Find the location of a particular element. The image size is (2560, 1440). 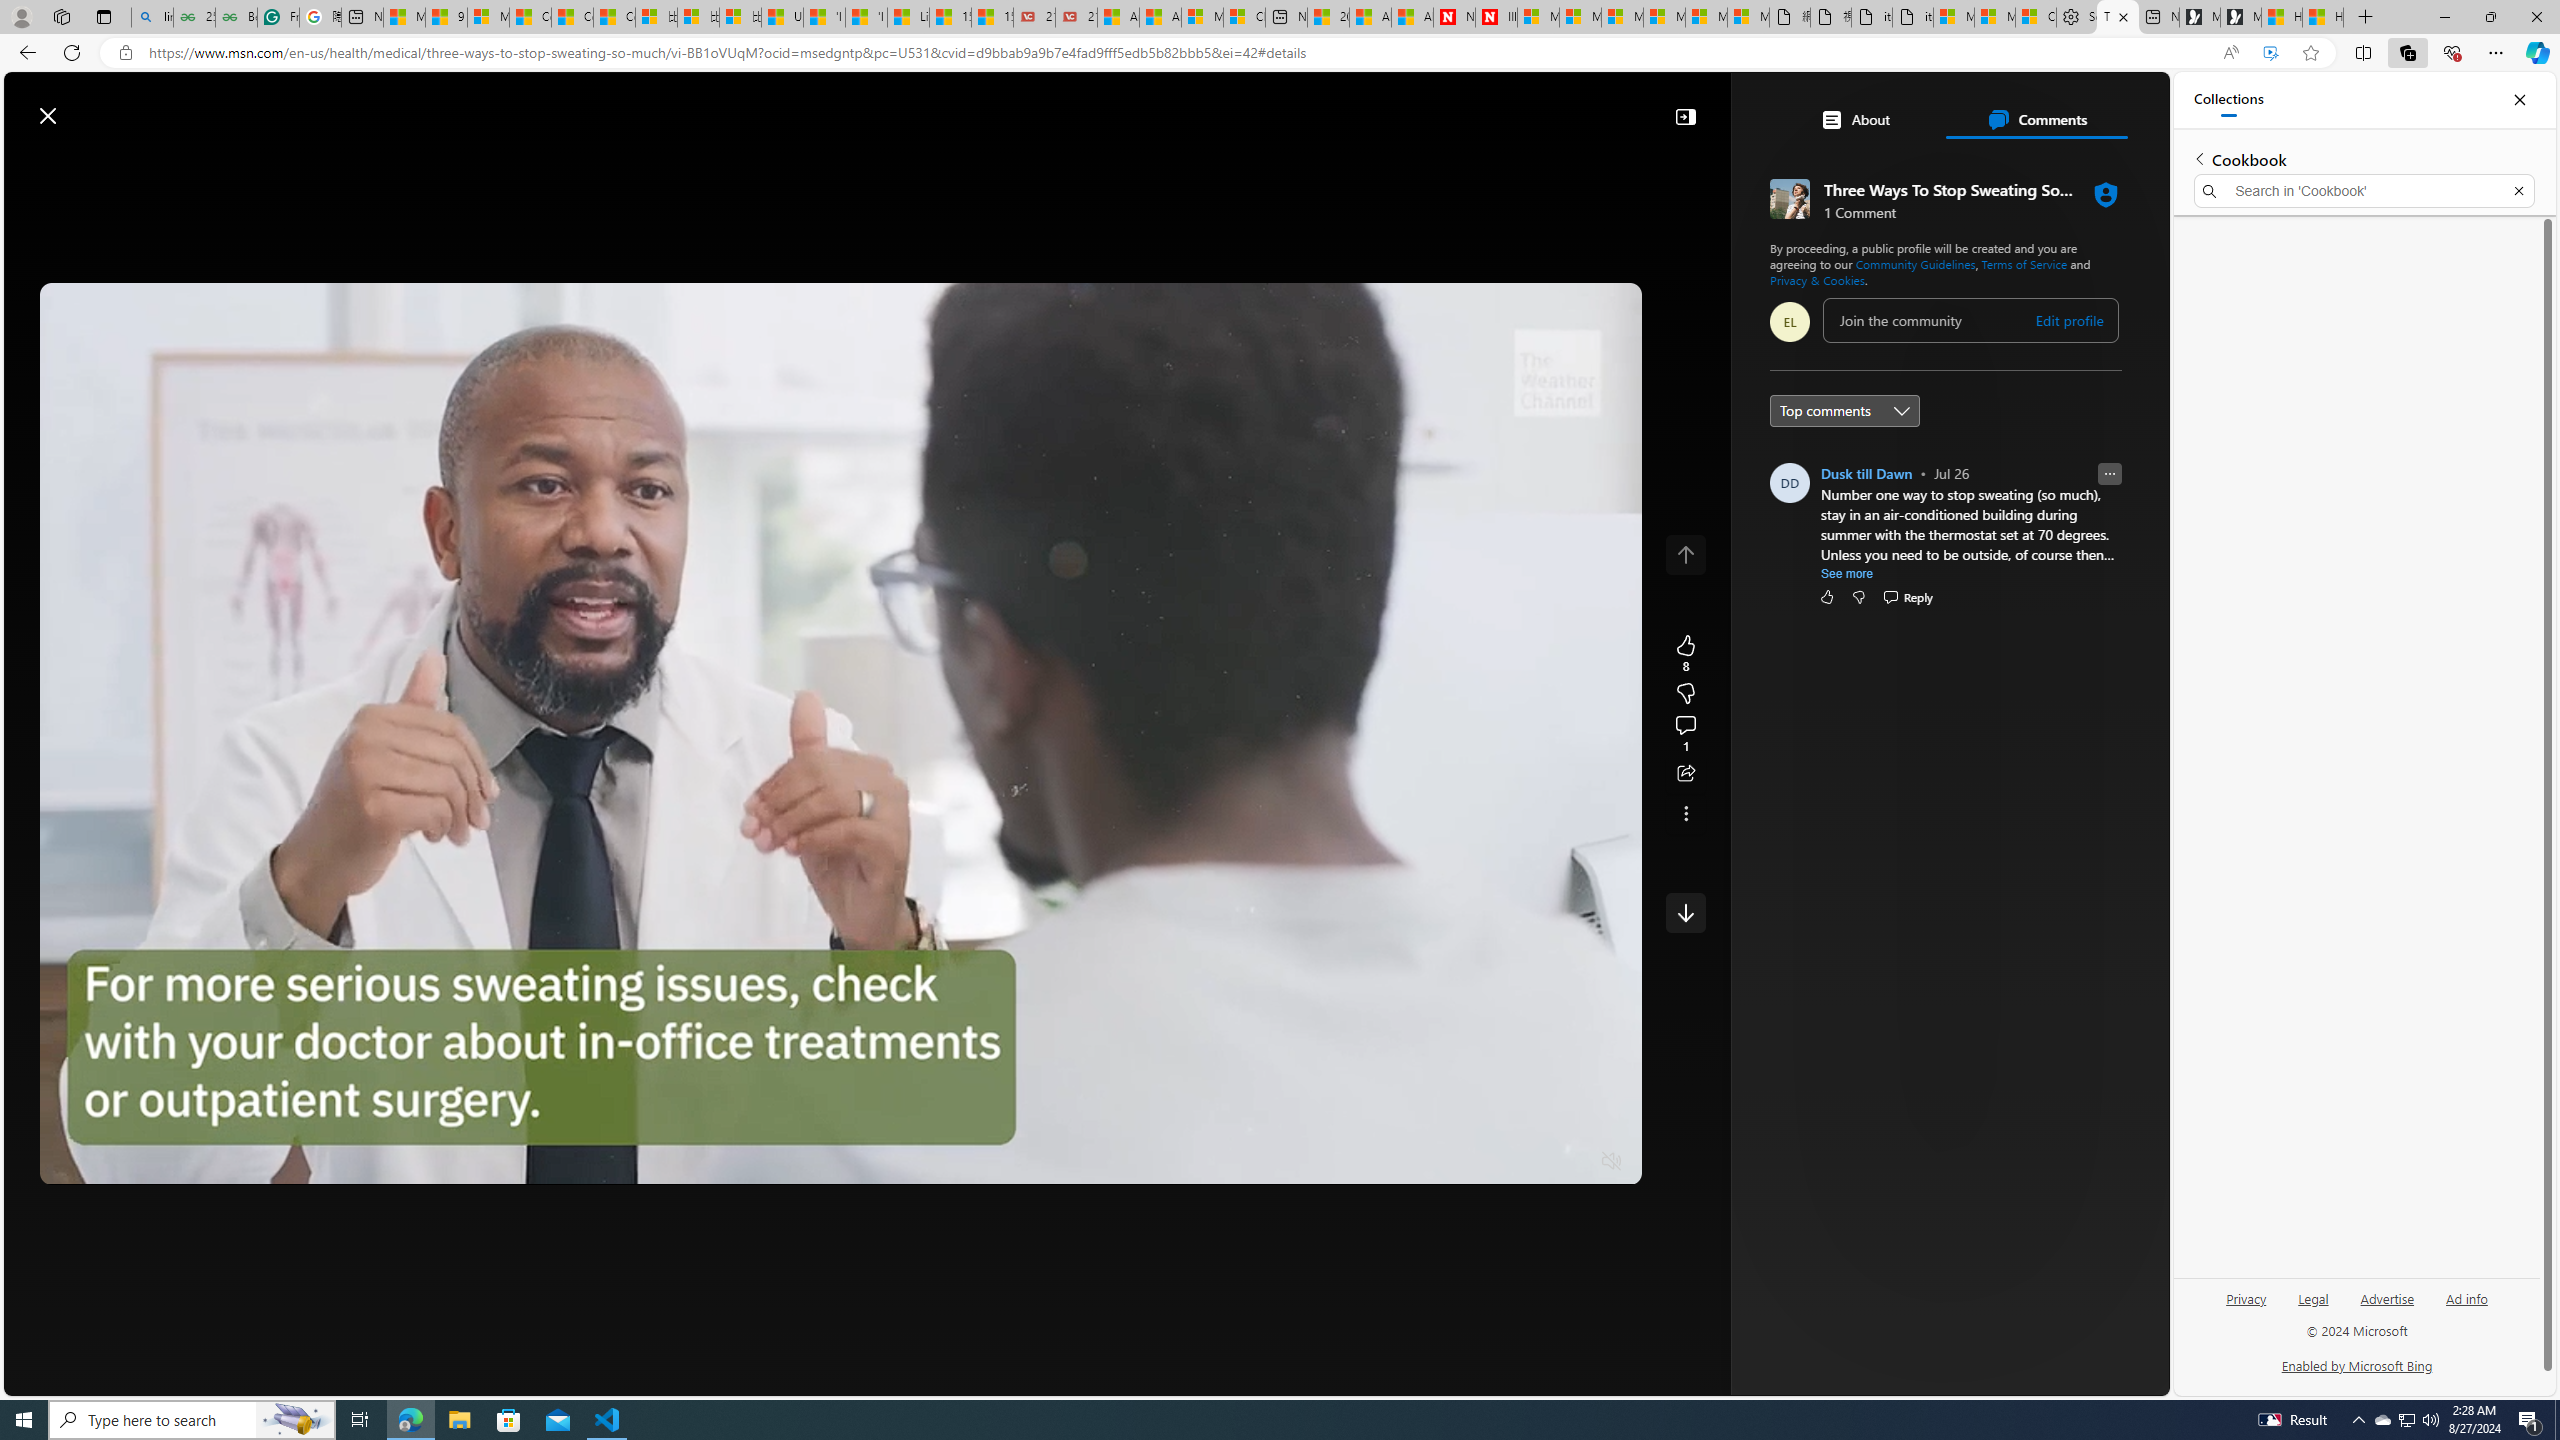

'How to Use a TV as a Computer Monitor' is located at coordinates (2323, 16).